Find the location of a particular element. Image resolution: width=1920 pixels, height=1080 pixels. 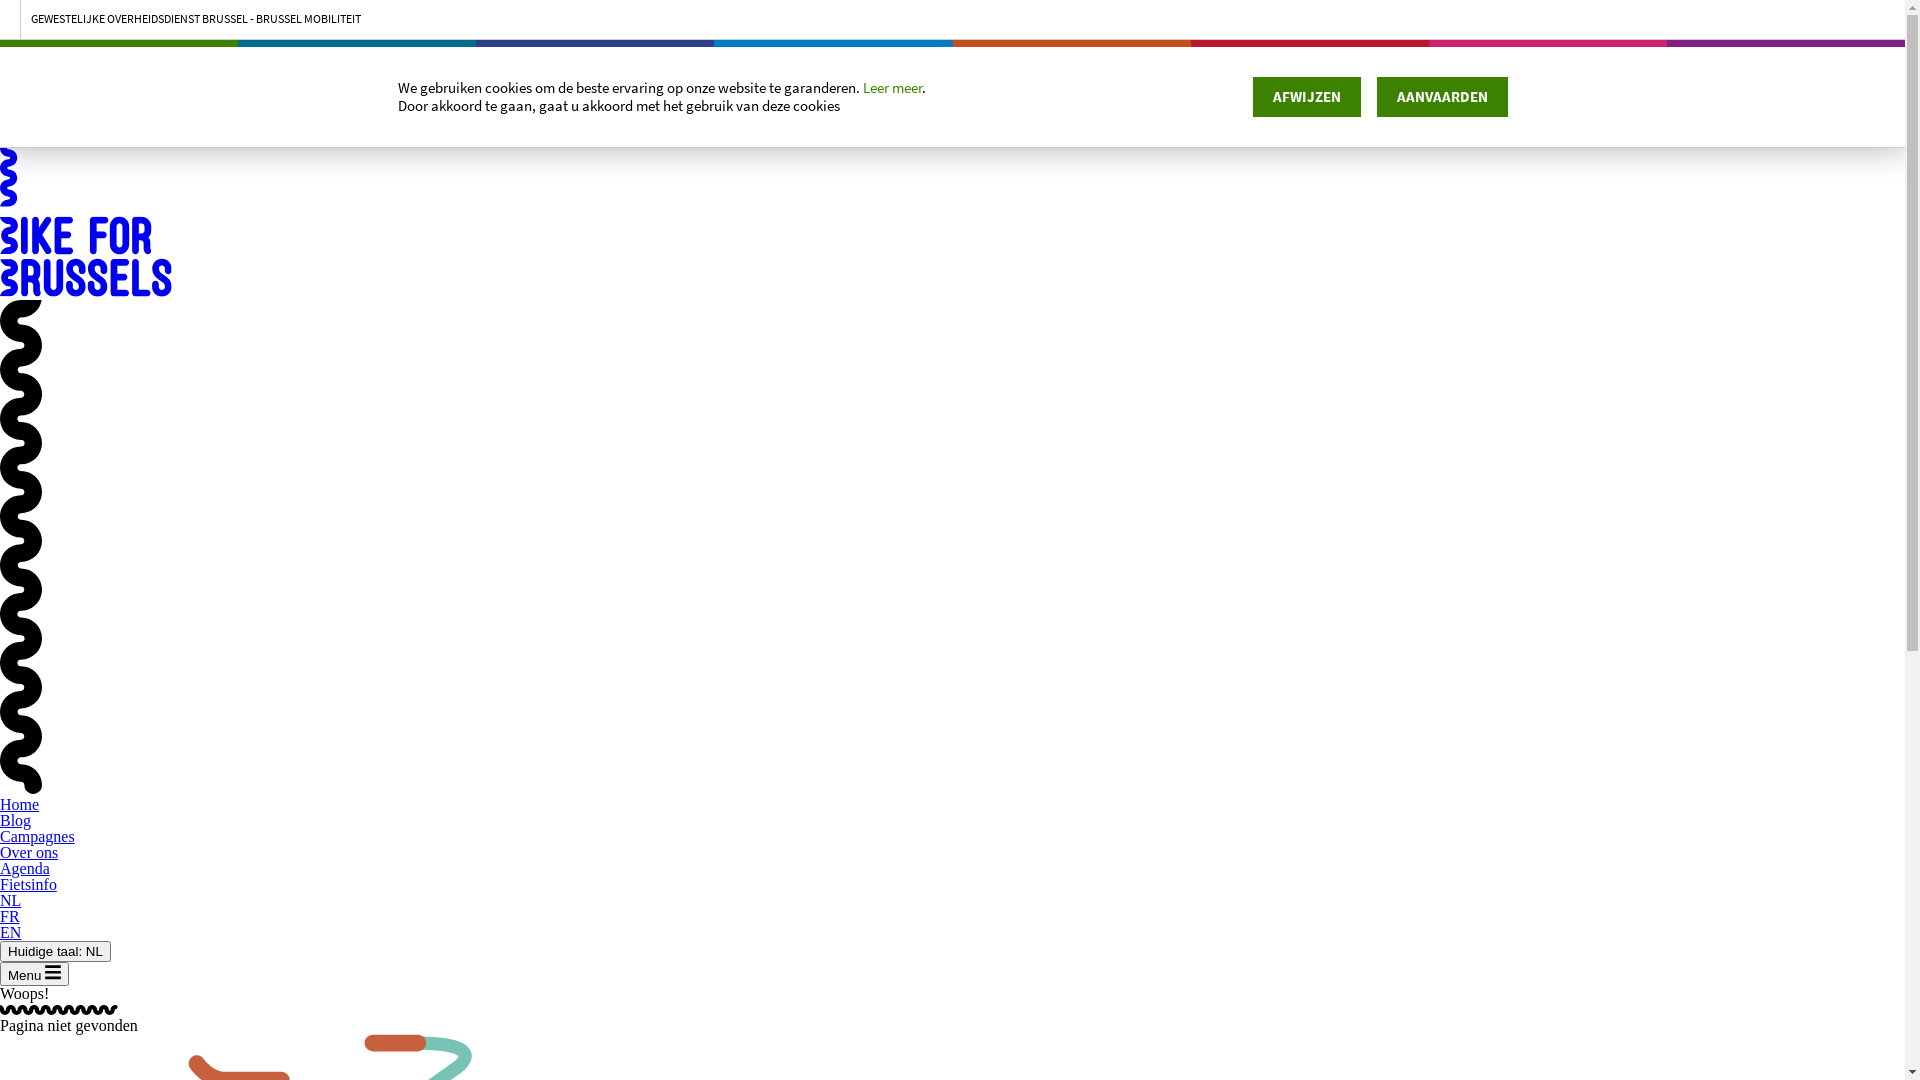

'FR' is located at coordinates (9, 916).